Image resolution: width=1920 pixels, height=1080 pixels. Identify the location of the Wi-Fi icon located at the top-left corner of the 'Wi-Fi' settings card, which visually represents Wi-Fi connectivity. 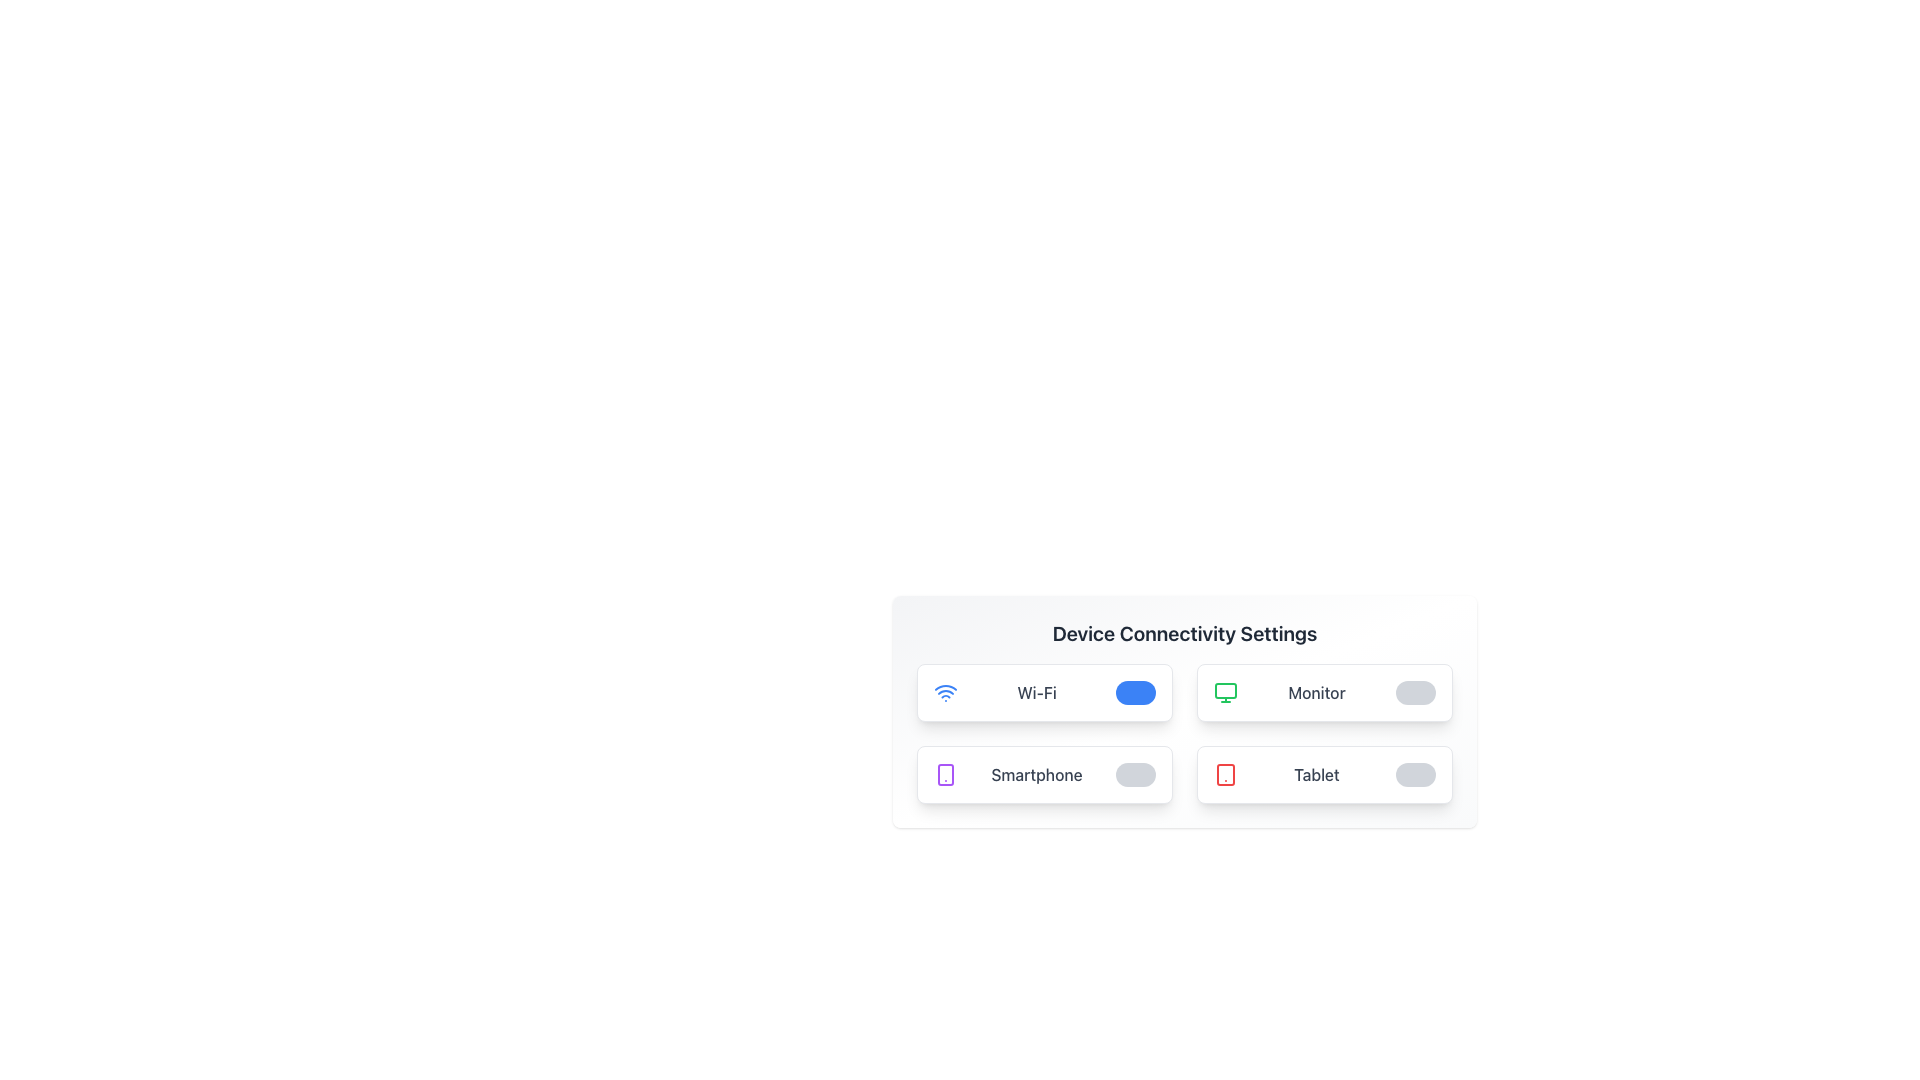
(944, 692).